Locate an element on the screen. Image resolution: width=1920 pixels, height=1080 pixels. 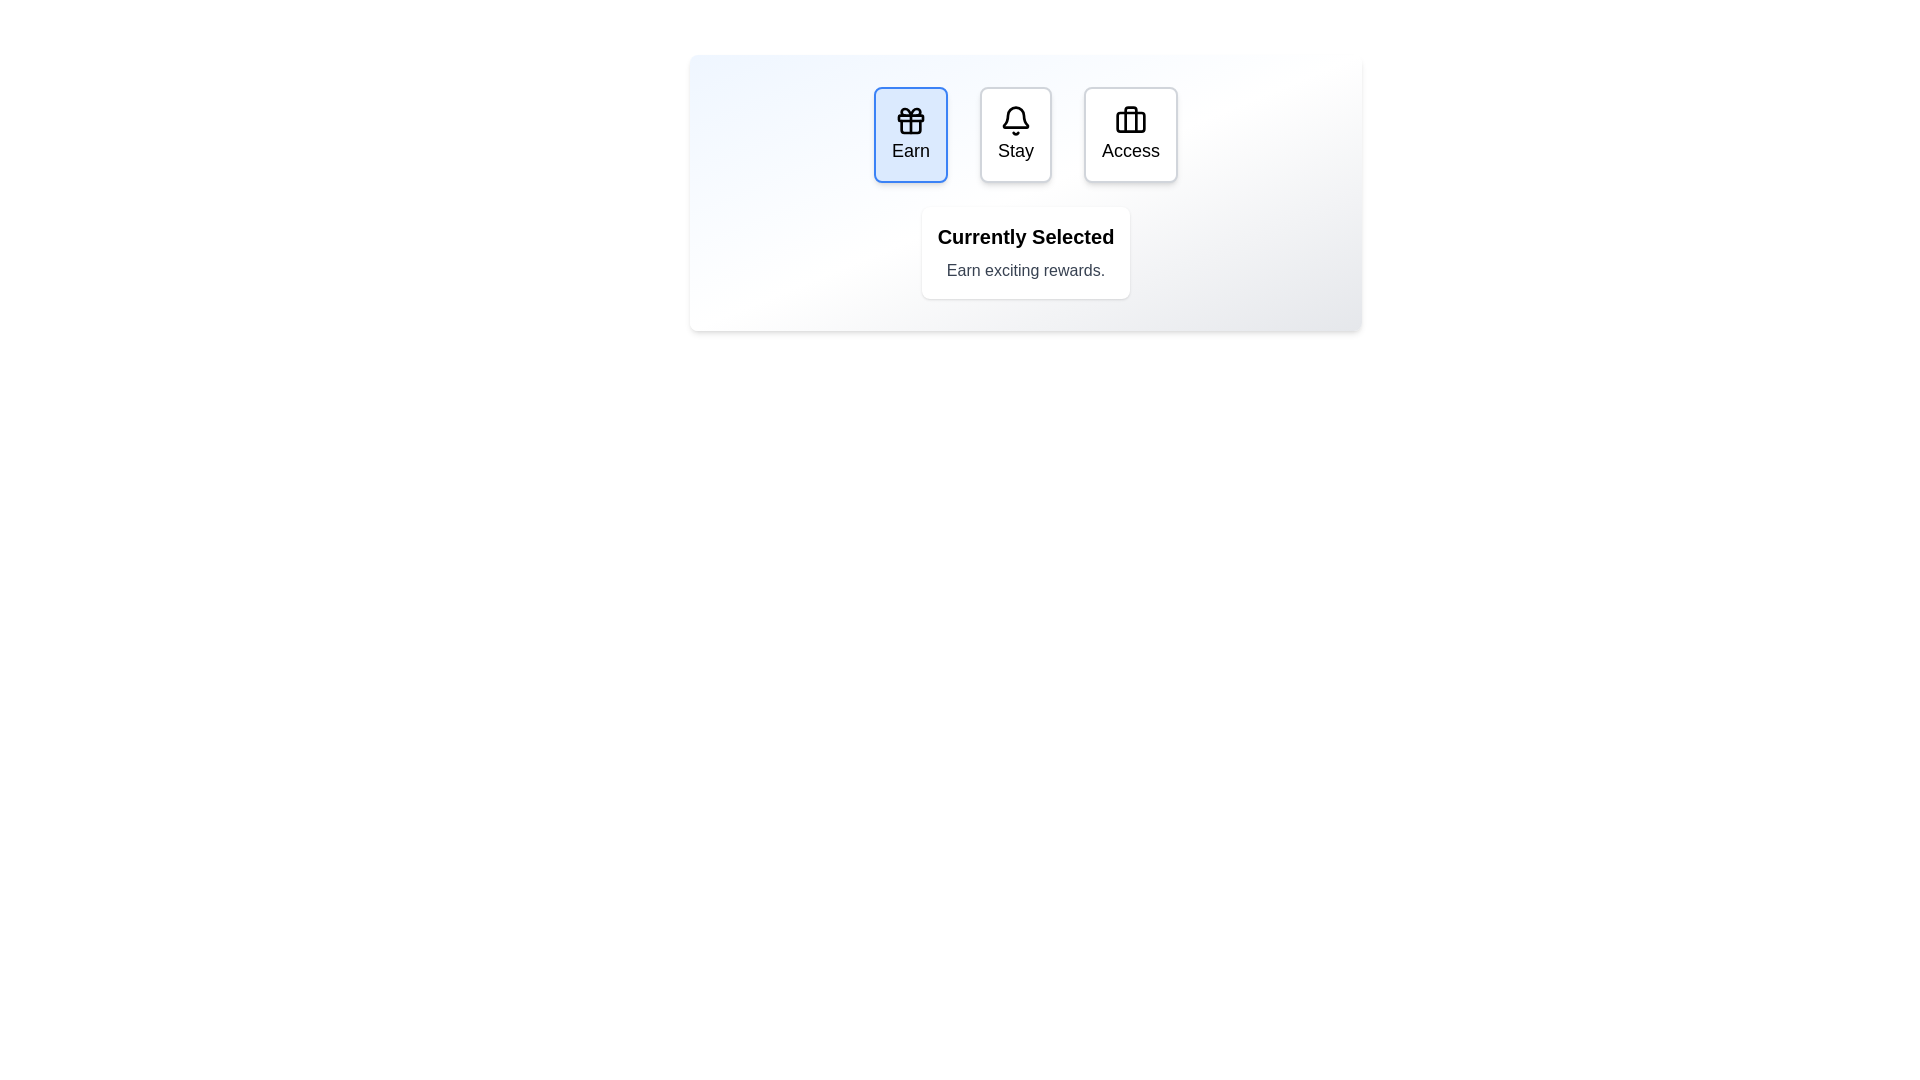
the decorative part of the gift icon located in the top-left section of the horizontal menu is located at coordinates (910, 127).